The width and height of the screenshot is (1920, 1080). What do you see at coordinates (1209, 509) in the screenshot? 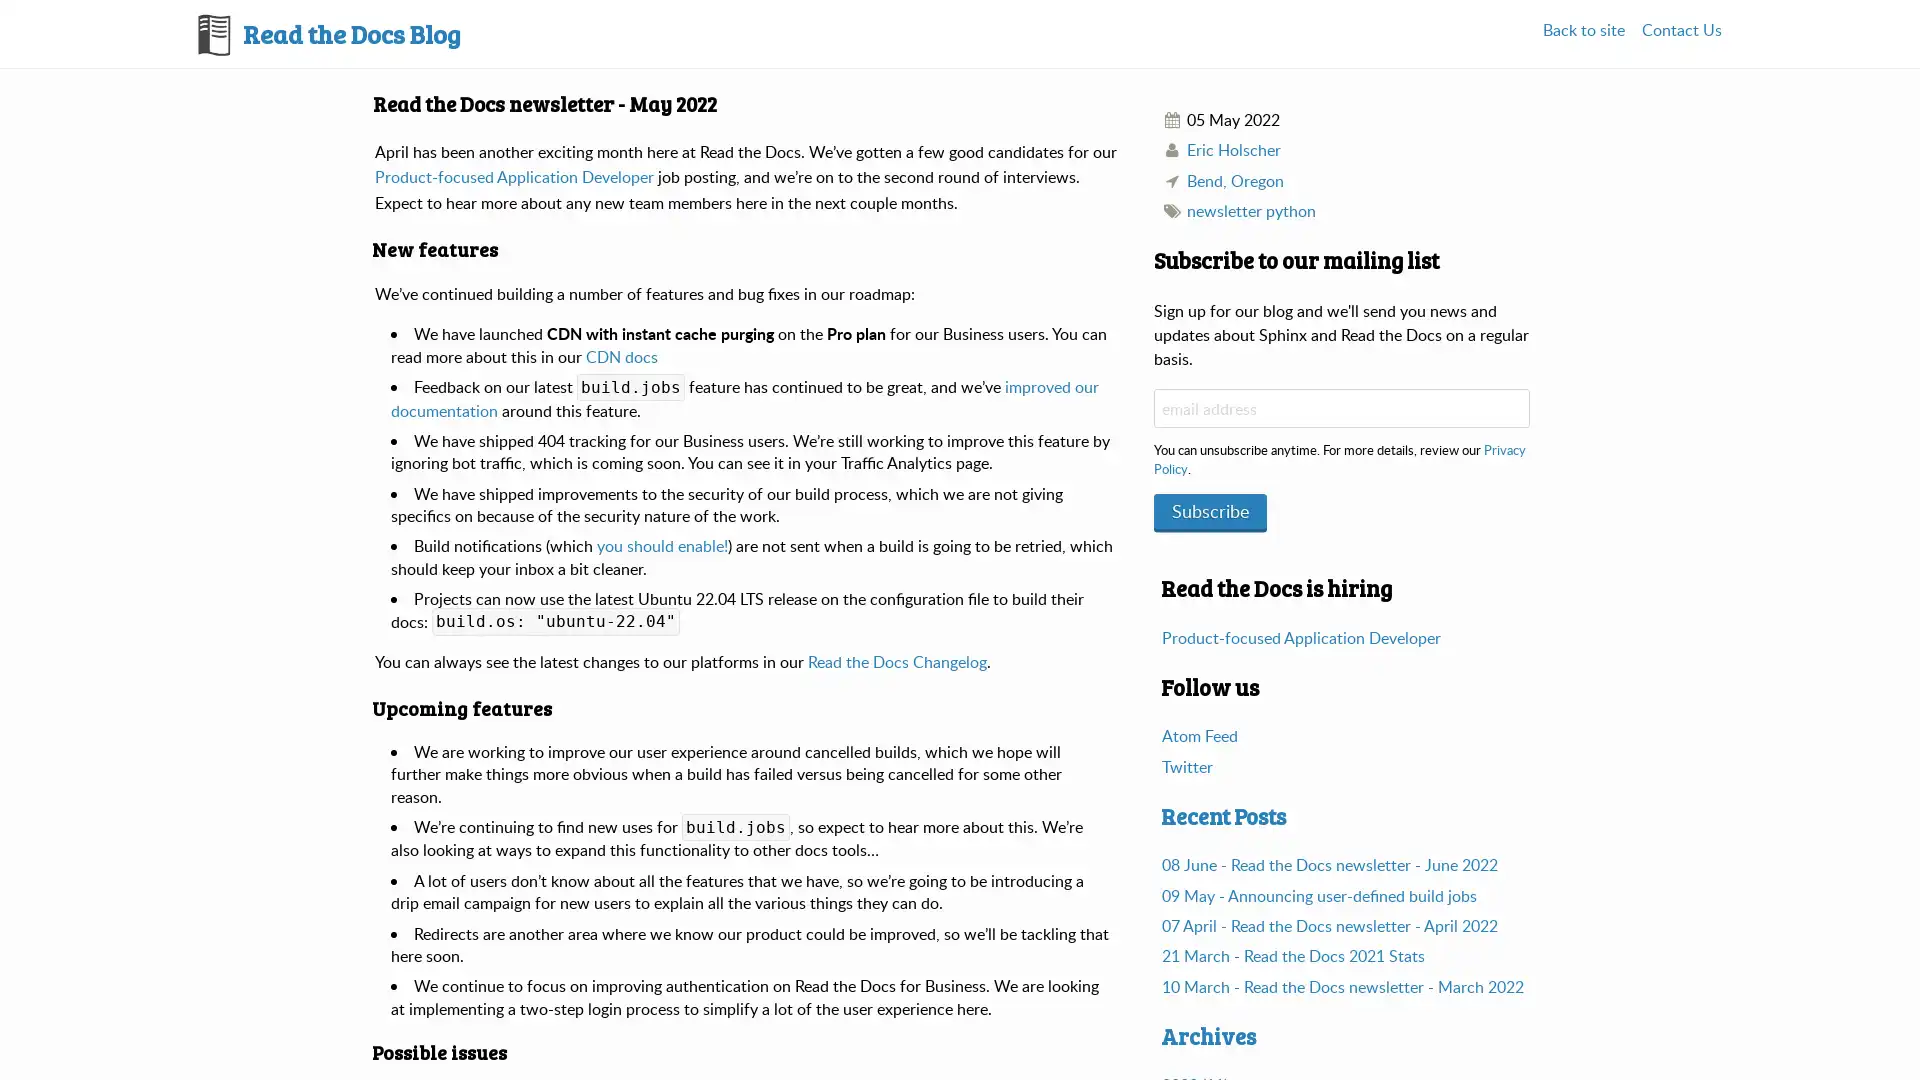
I see `Subscribe` at bounding box center [1209, 509].